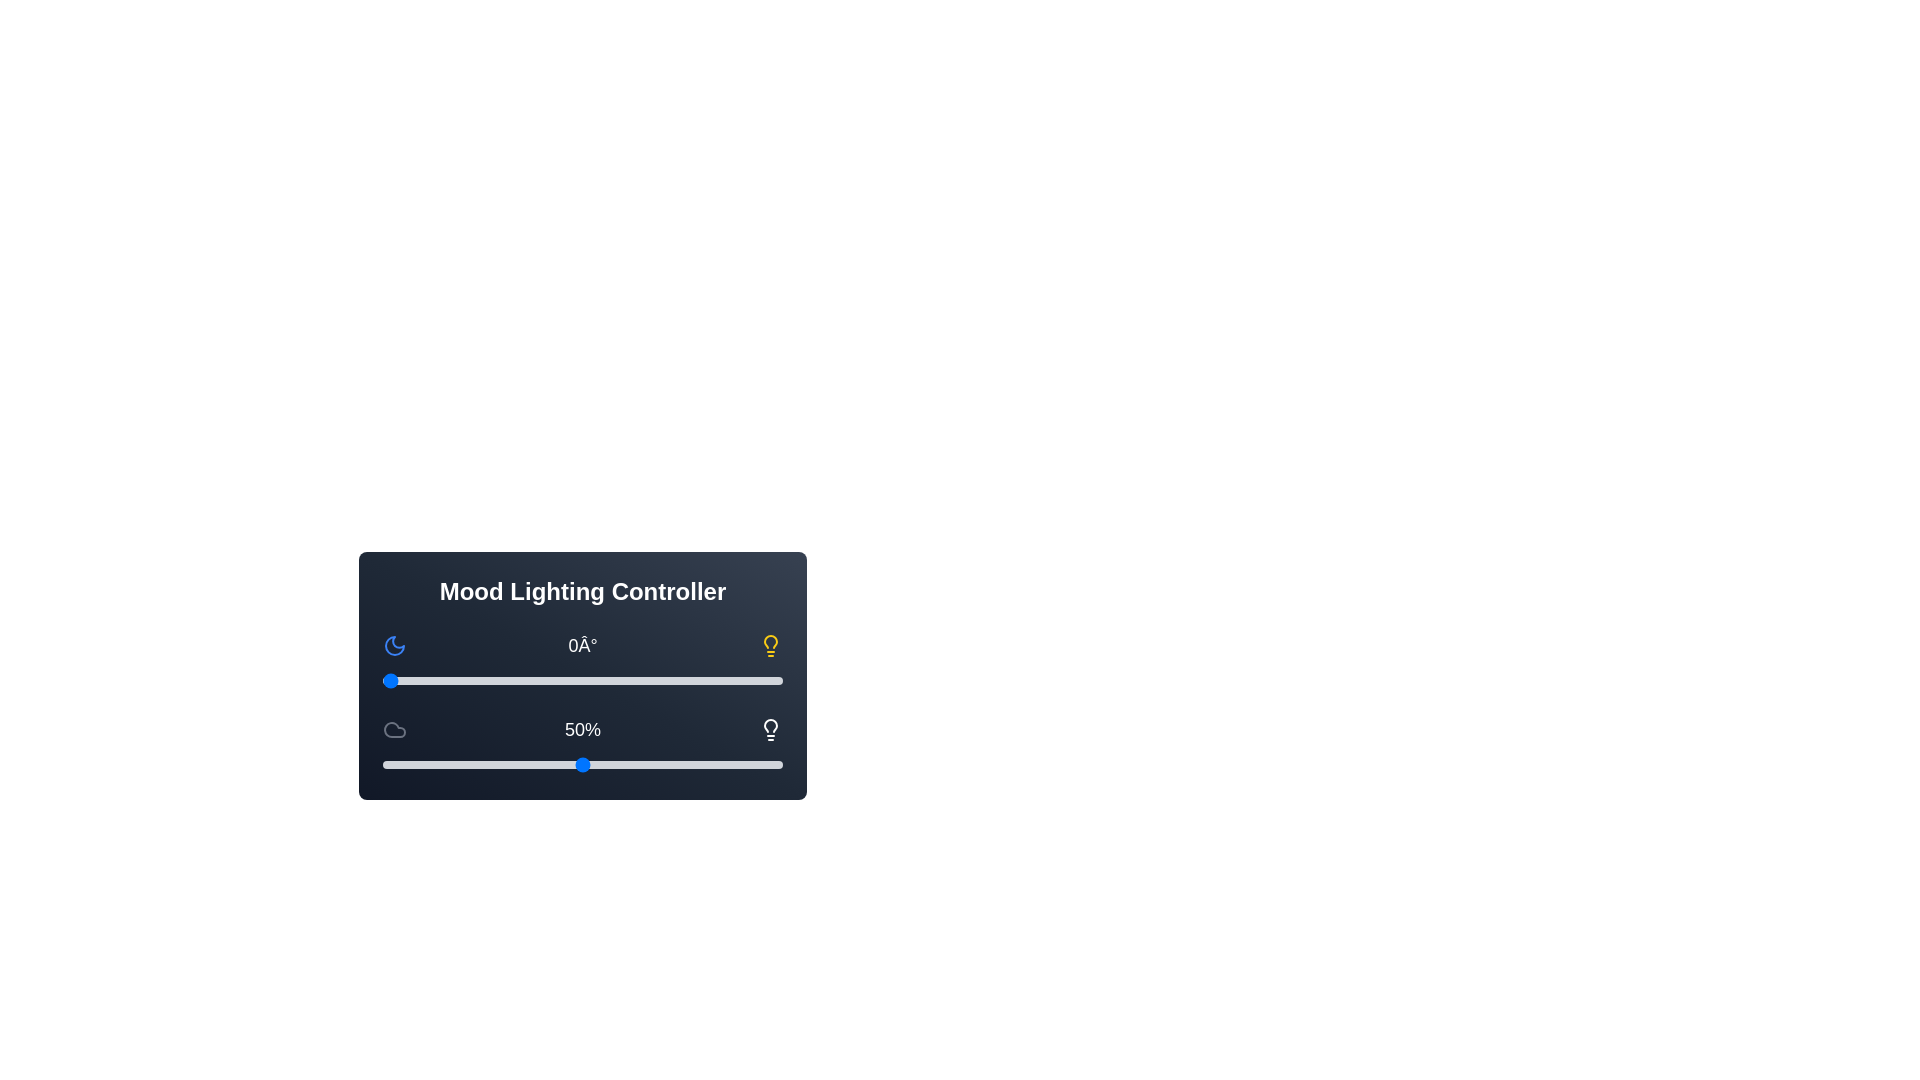 The width and height of the screenshot is (1920, 1080). I want to click on the light intensity to 97% by adjusting the slider, so click(770, 764).